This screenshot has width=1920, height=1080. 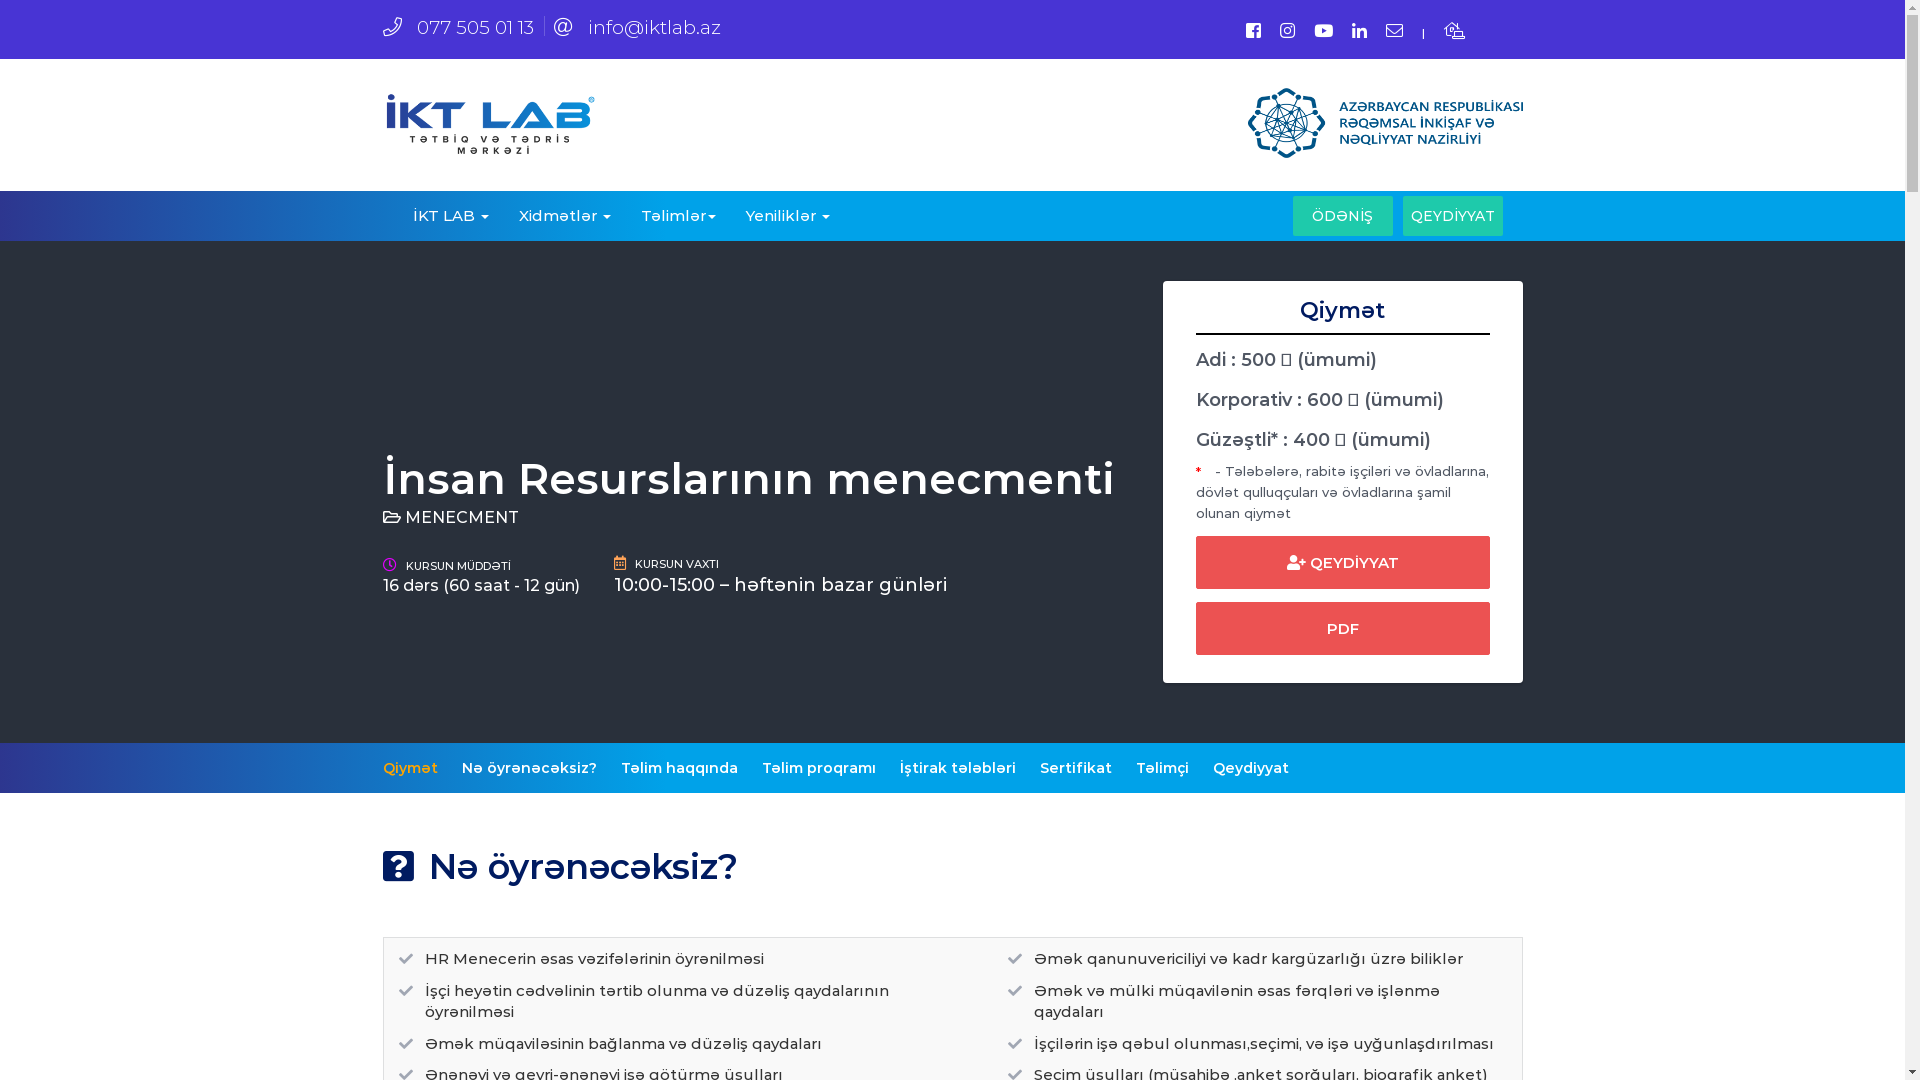 What do you see at coordinates (456, 27) in the screenshot?
I see `'077 505 01 13'` at bounding box center [456, 27].